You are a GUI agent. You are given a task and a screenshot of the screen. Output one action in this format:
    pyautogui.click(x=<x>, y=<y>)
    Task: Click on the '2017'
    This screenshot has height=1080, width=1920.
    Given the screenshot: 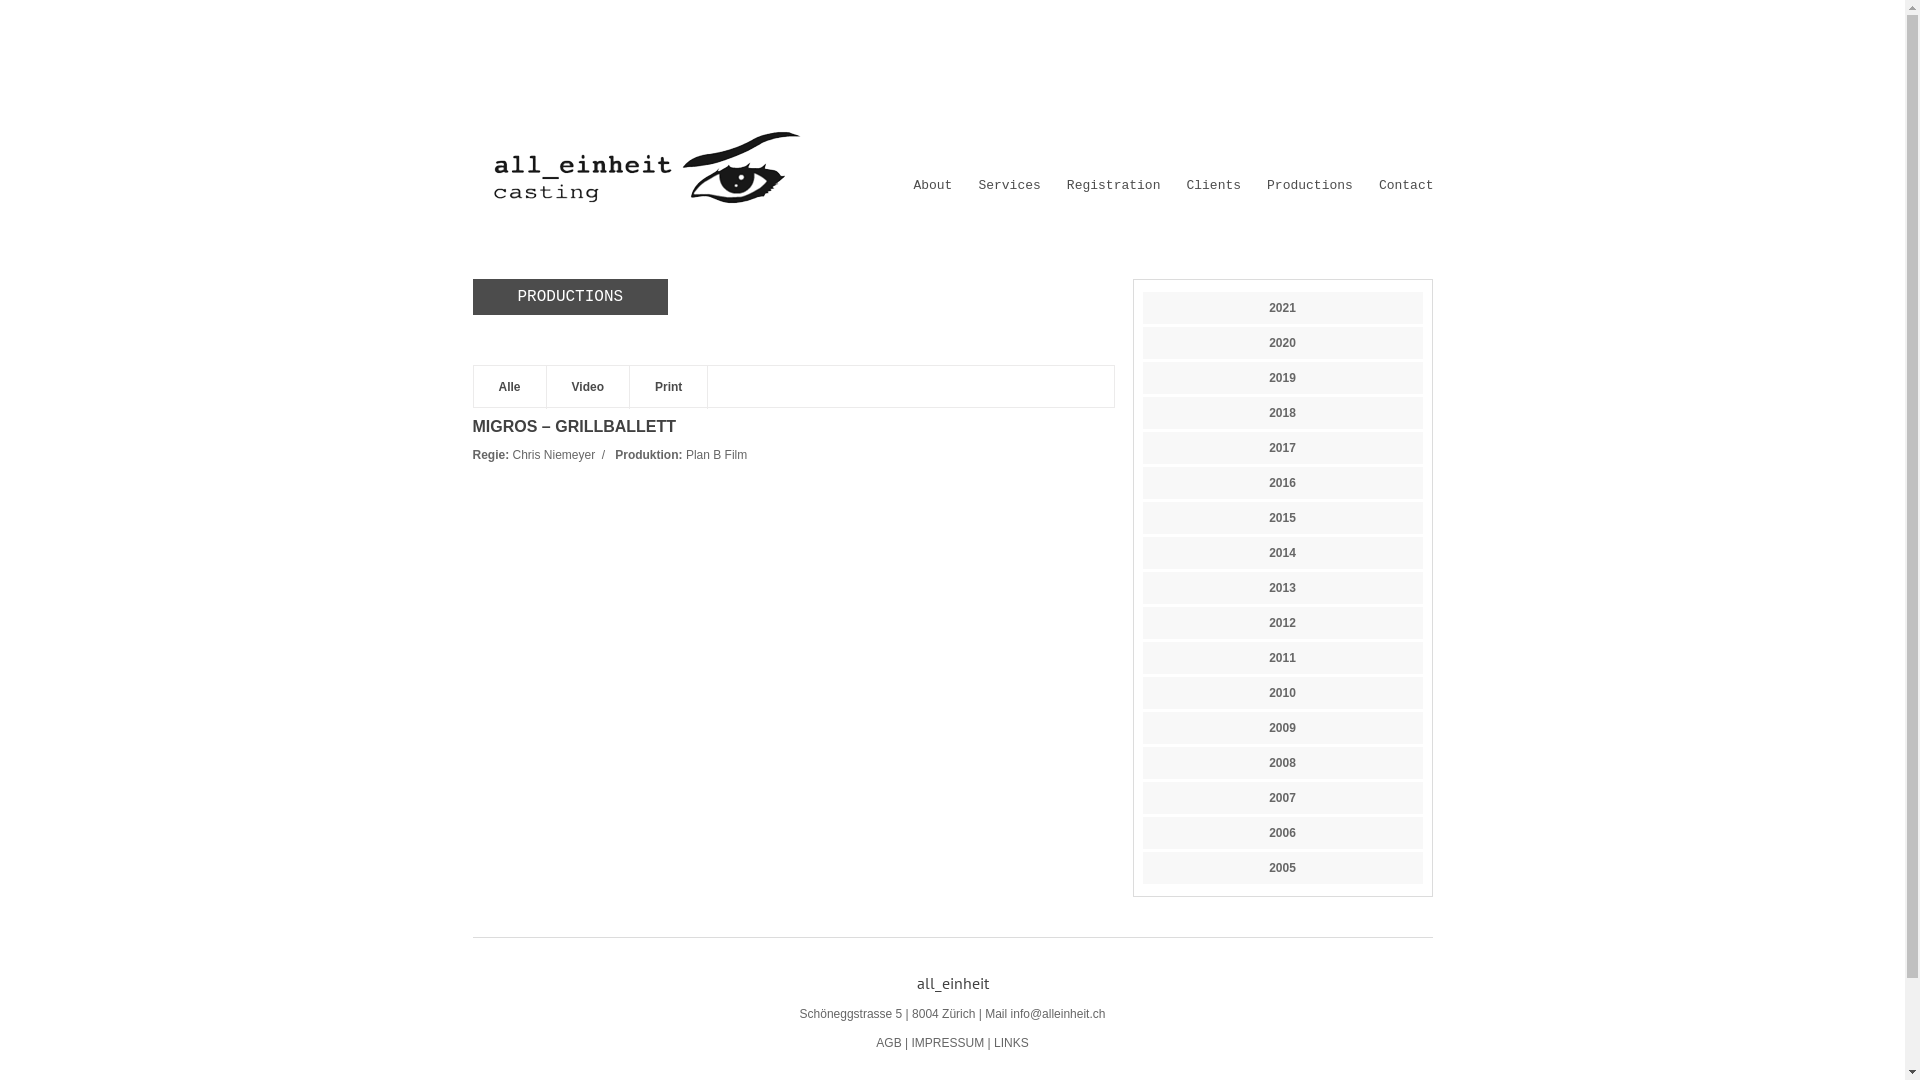 What is the action you would take?
    pyautogui.click(x=1281, y=446)
    